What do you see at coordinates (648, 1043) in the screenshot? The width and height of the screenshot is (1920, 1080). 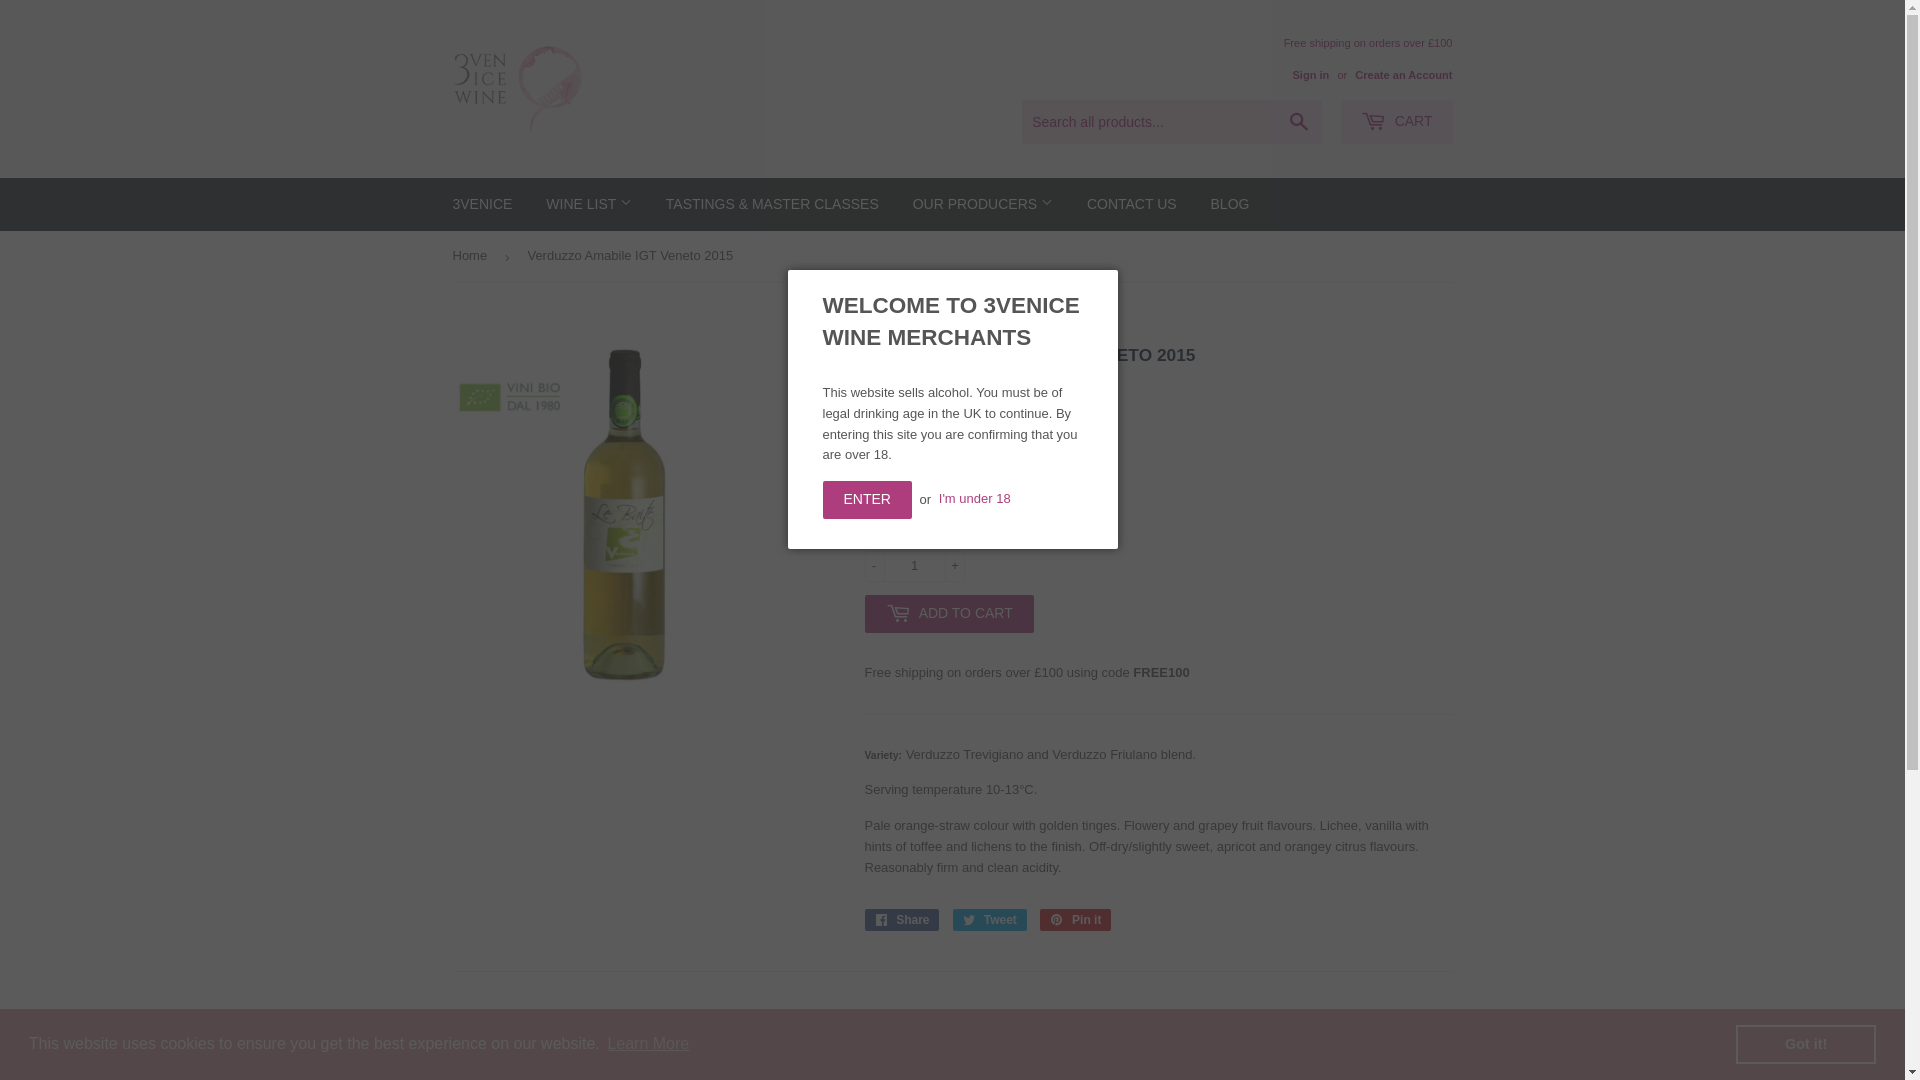 I see `'Learn More'` at bounding box center [648, 1043].